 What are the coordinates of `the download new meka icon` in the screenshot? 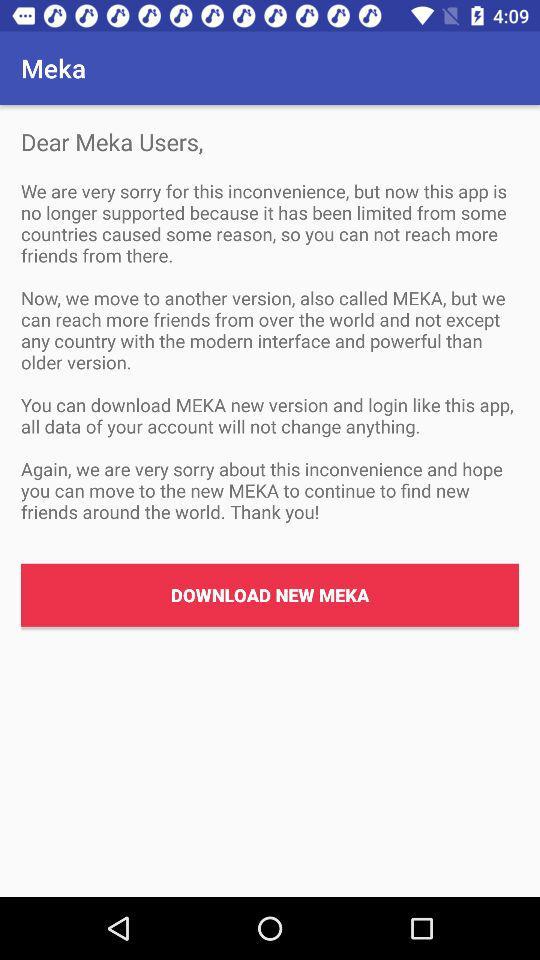 It's located at (270, 595).